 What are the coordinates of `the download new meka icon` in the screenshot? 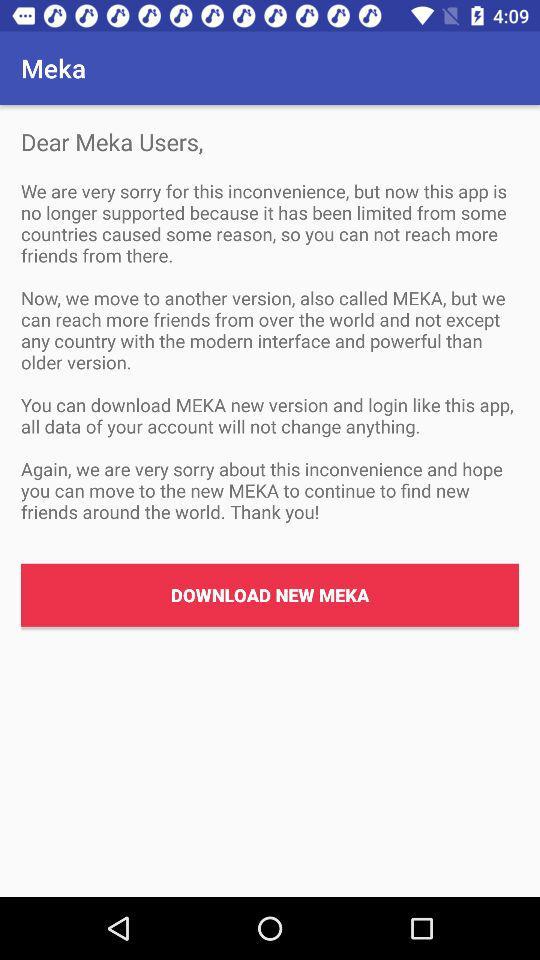 It's located at (270, 595).